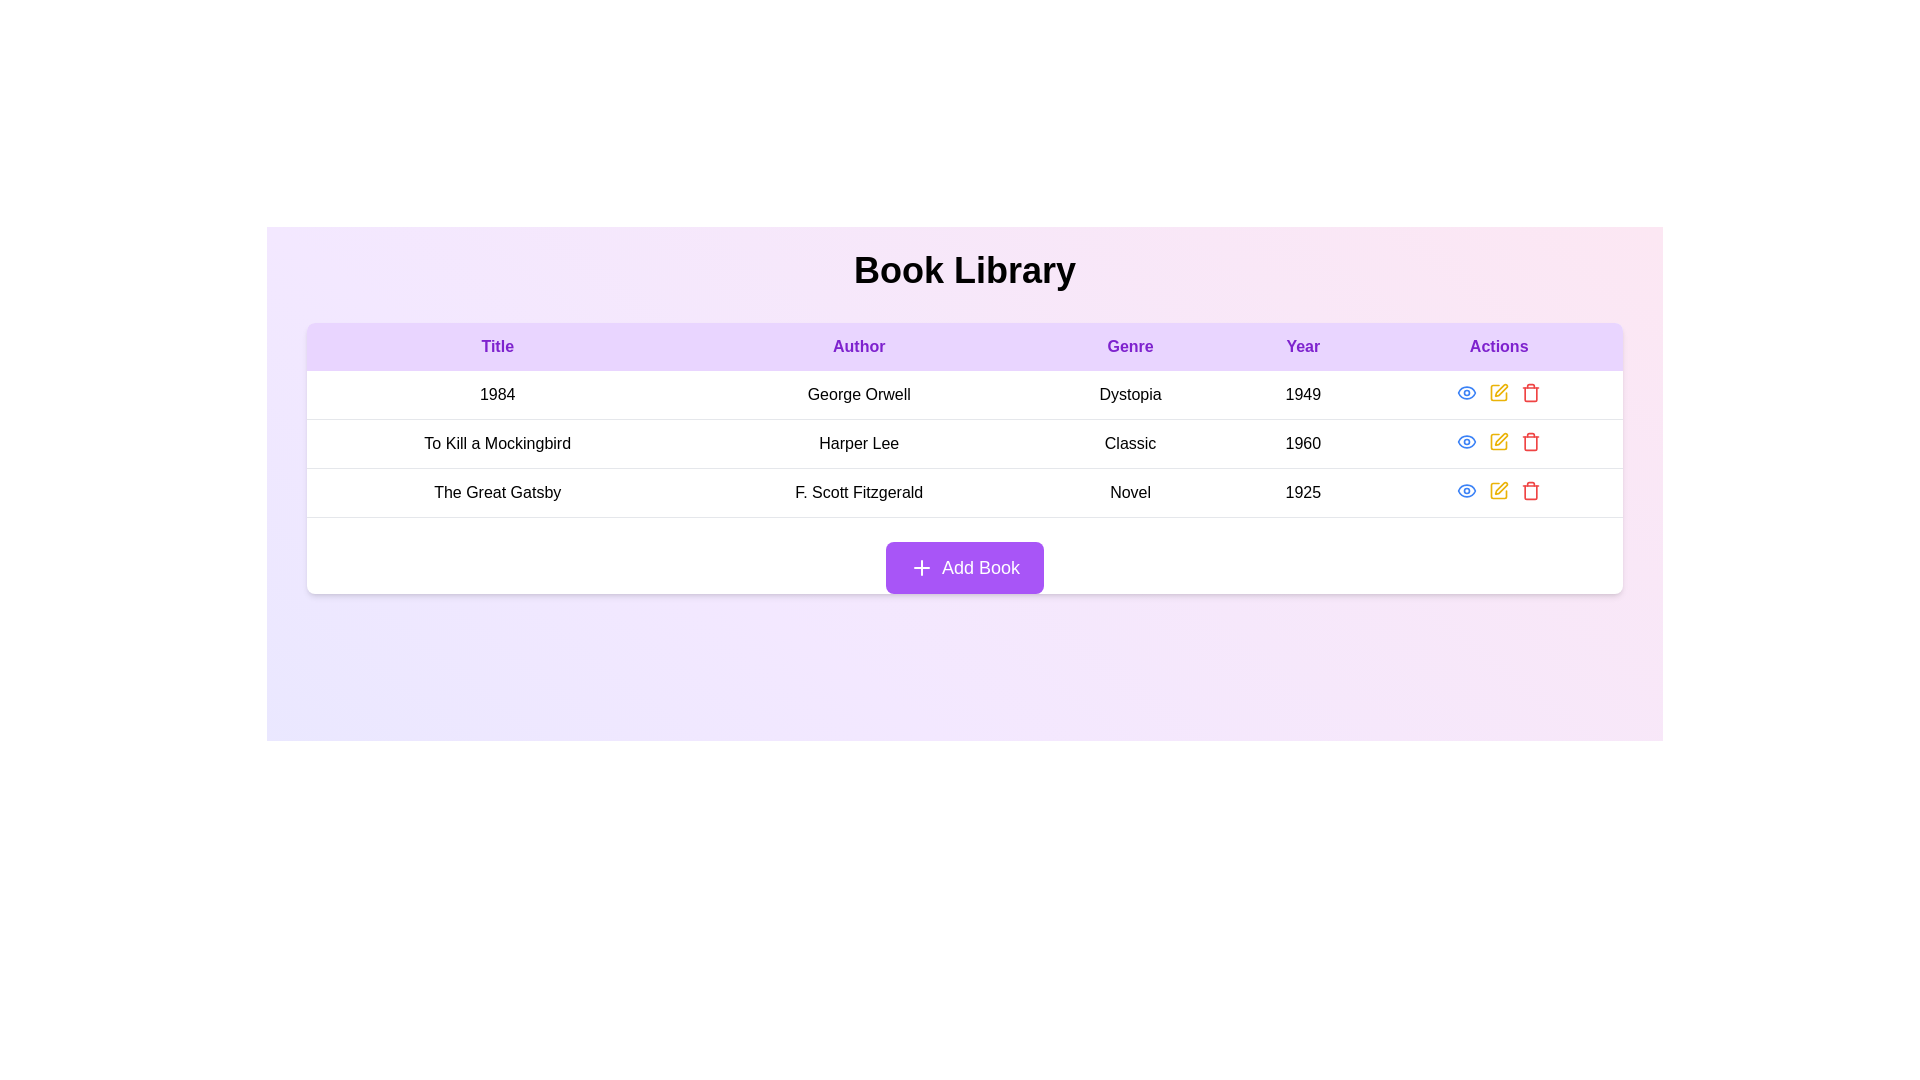 Image resolution: width=1920 pixels, height=1080 pixels. Describe the element at coordinates (1303, 395) in the screenshot. I see `the 'Year' text label in the first row of the book table, which displays the publication year for '1984'` at that location.